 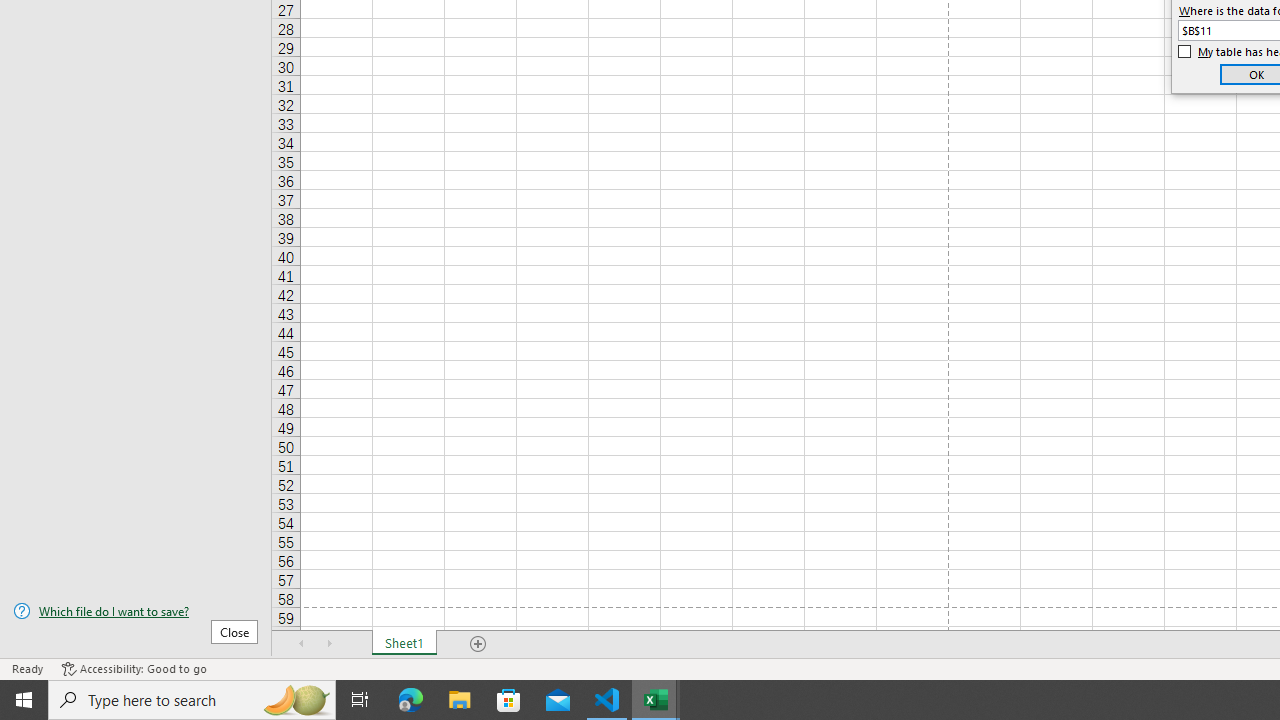 What do you see at coordinates (477, 644) in the screenshot?
I see `'Add Sheet'` at bounding box center [477, 644].